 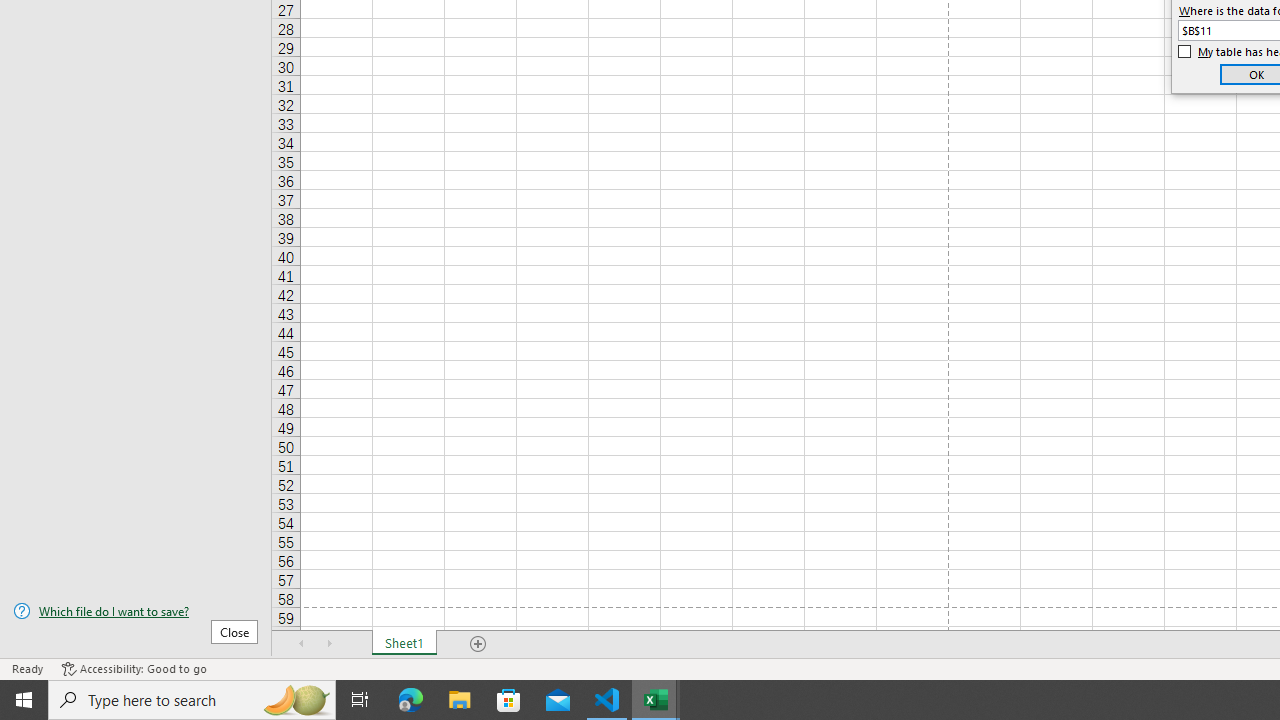 What do you see at coordinates (477, 644) in the screenshot?
I see `'Add Sheet'` at bounding box center [477, 644].